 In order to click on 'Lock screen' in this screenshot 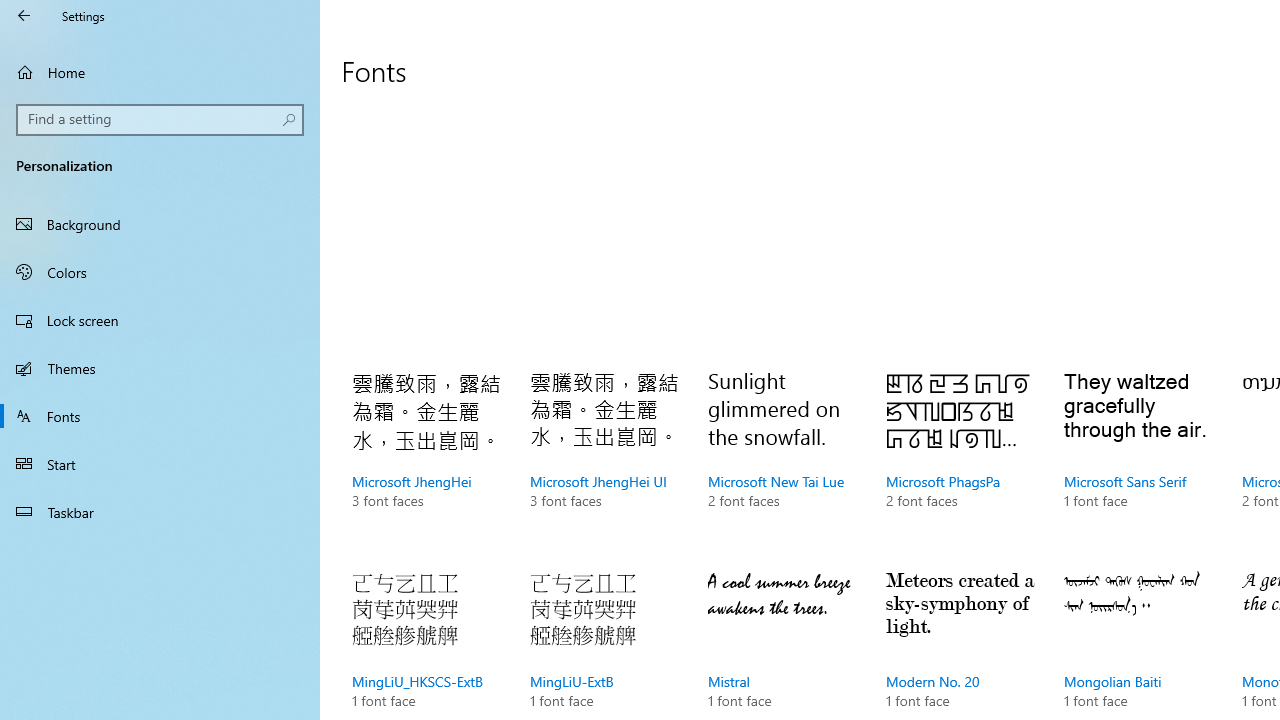, I will do `click(160, 319)`.